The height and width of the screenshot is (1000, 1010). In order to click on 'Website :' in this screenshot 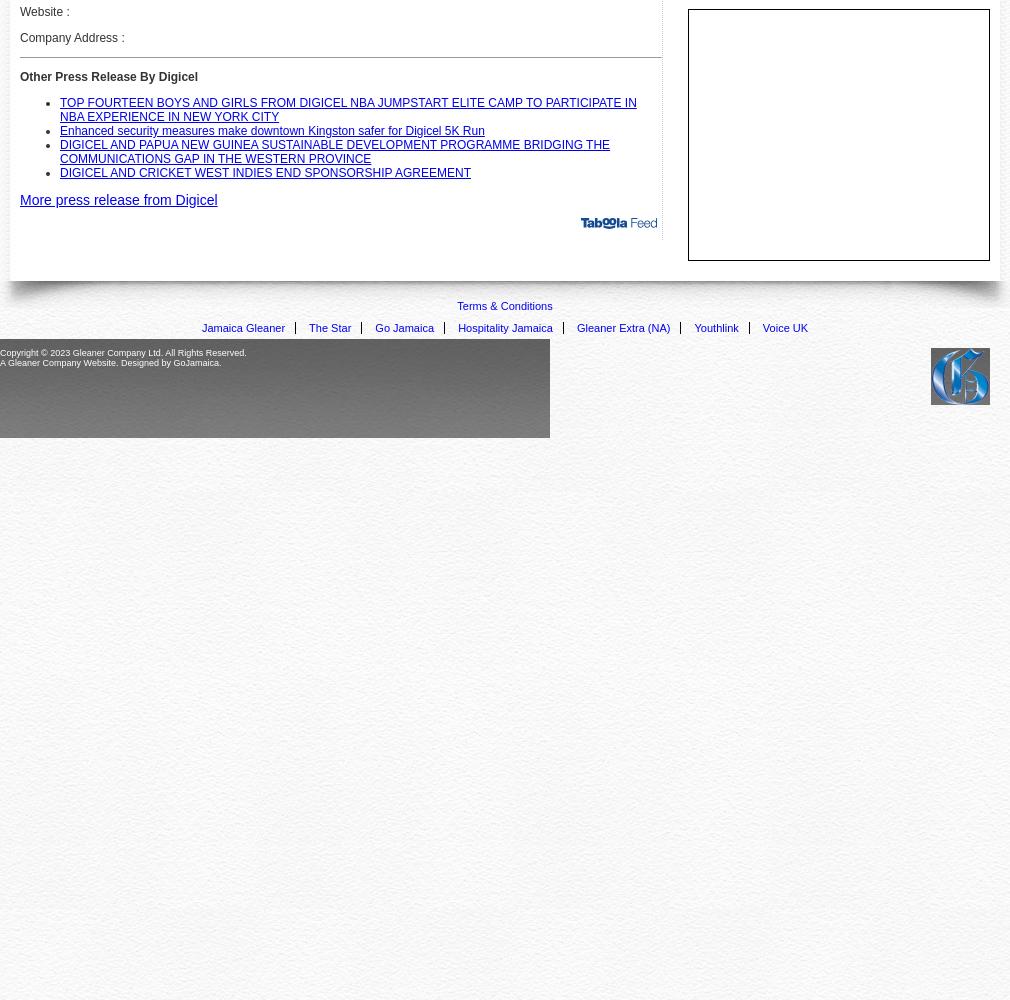, I will do `click(43, 12)`.